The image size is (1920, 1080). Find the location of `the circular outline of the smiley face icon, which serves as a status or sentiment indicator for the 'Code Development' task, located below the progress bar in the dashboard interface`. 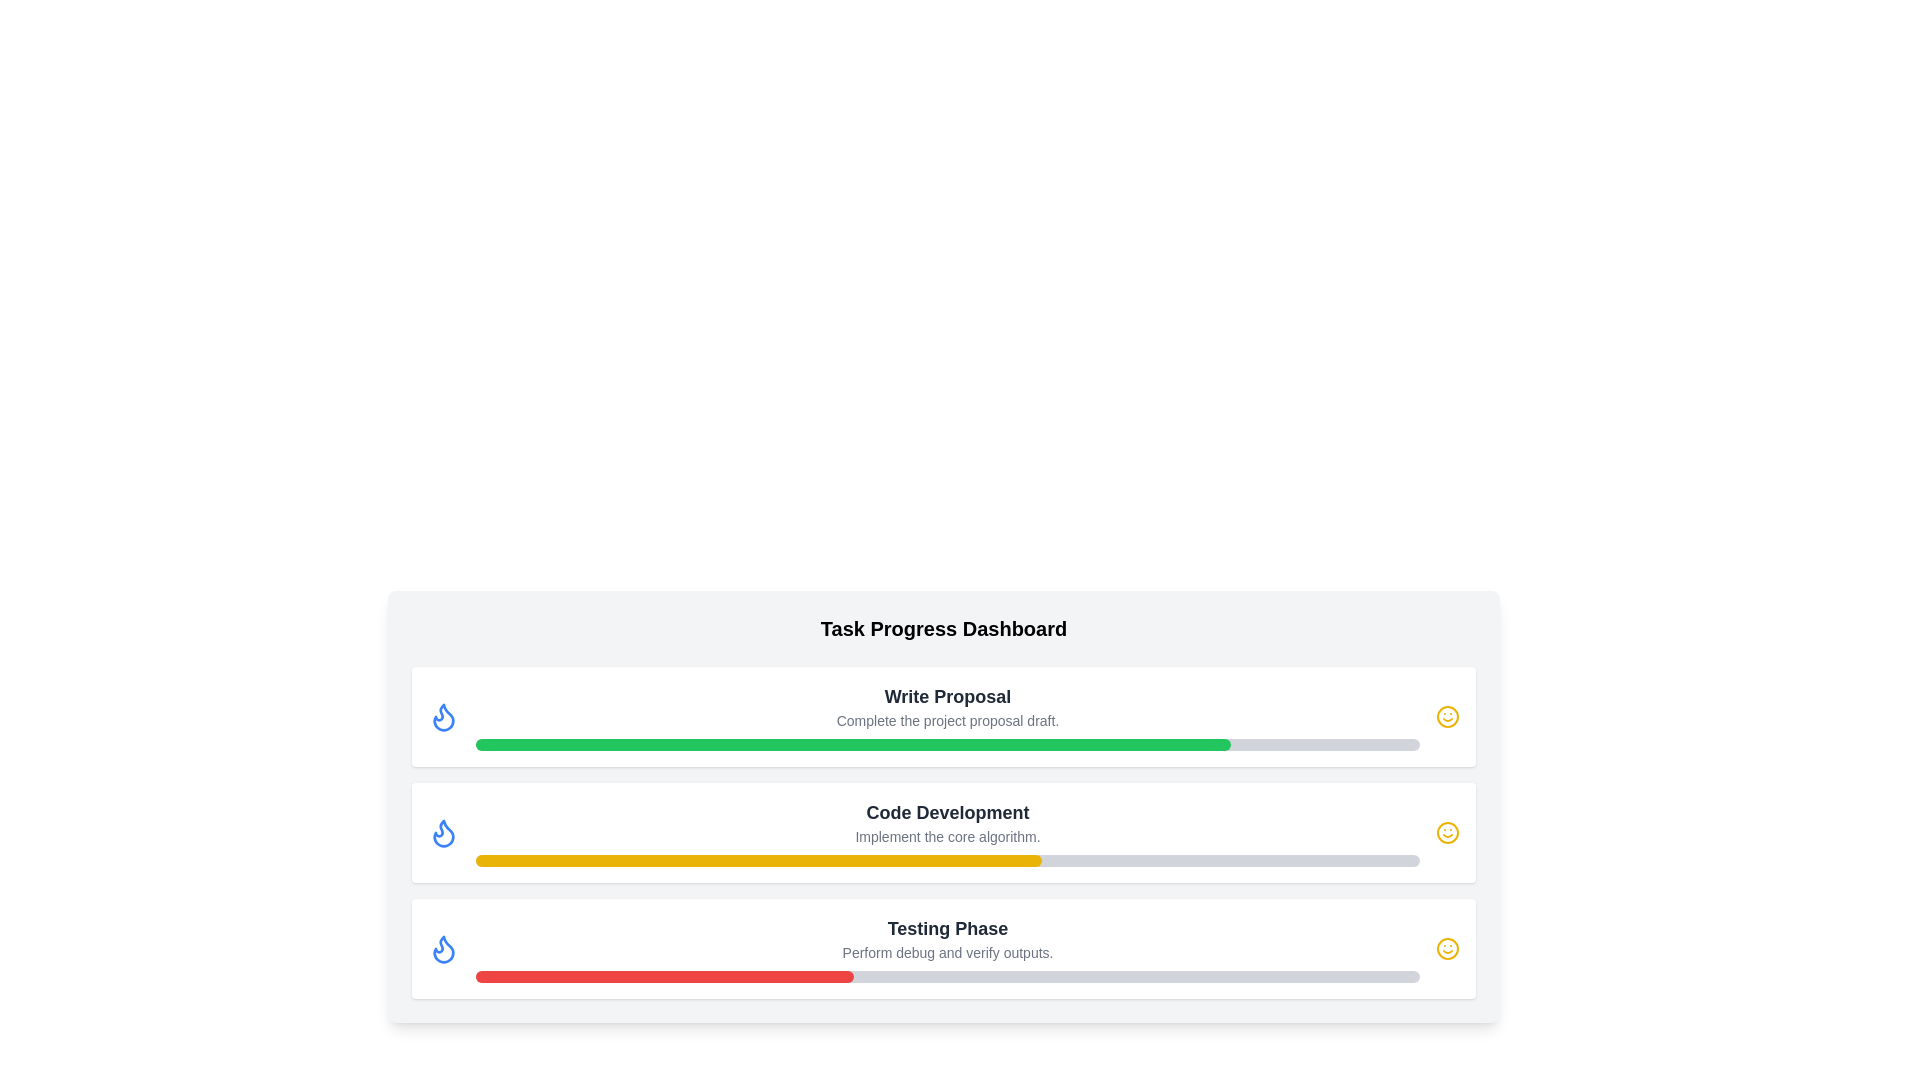

the circular outline of the smiley face icon, which serves as a status or sentiment indicator for the 'Code Development' task, located below the progress bar in the dashboard interface is located at coordinates (1448, 947).